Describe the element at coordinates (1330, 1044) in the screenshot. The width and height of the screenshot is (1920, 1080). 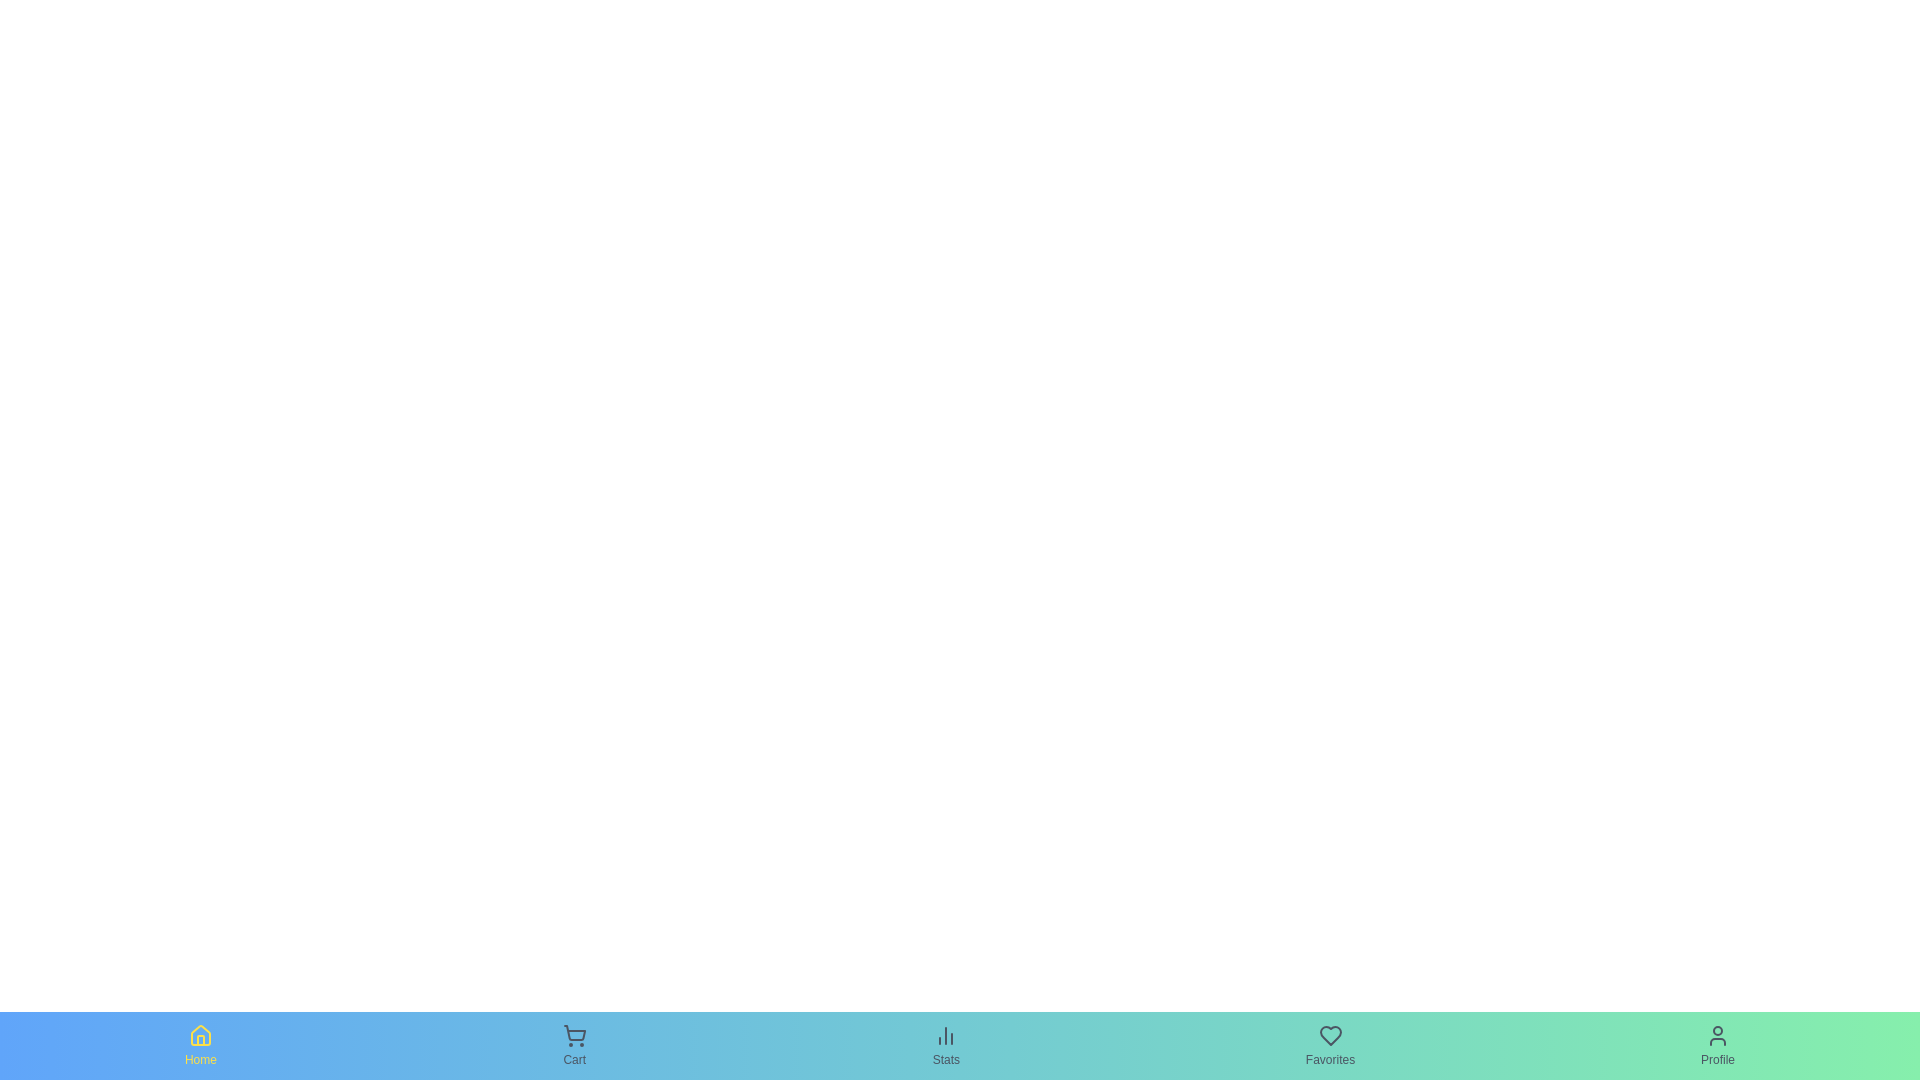
I see `the Favorites tab in the bottom navigation bar` at that location.